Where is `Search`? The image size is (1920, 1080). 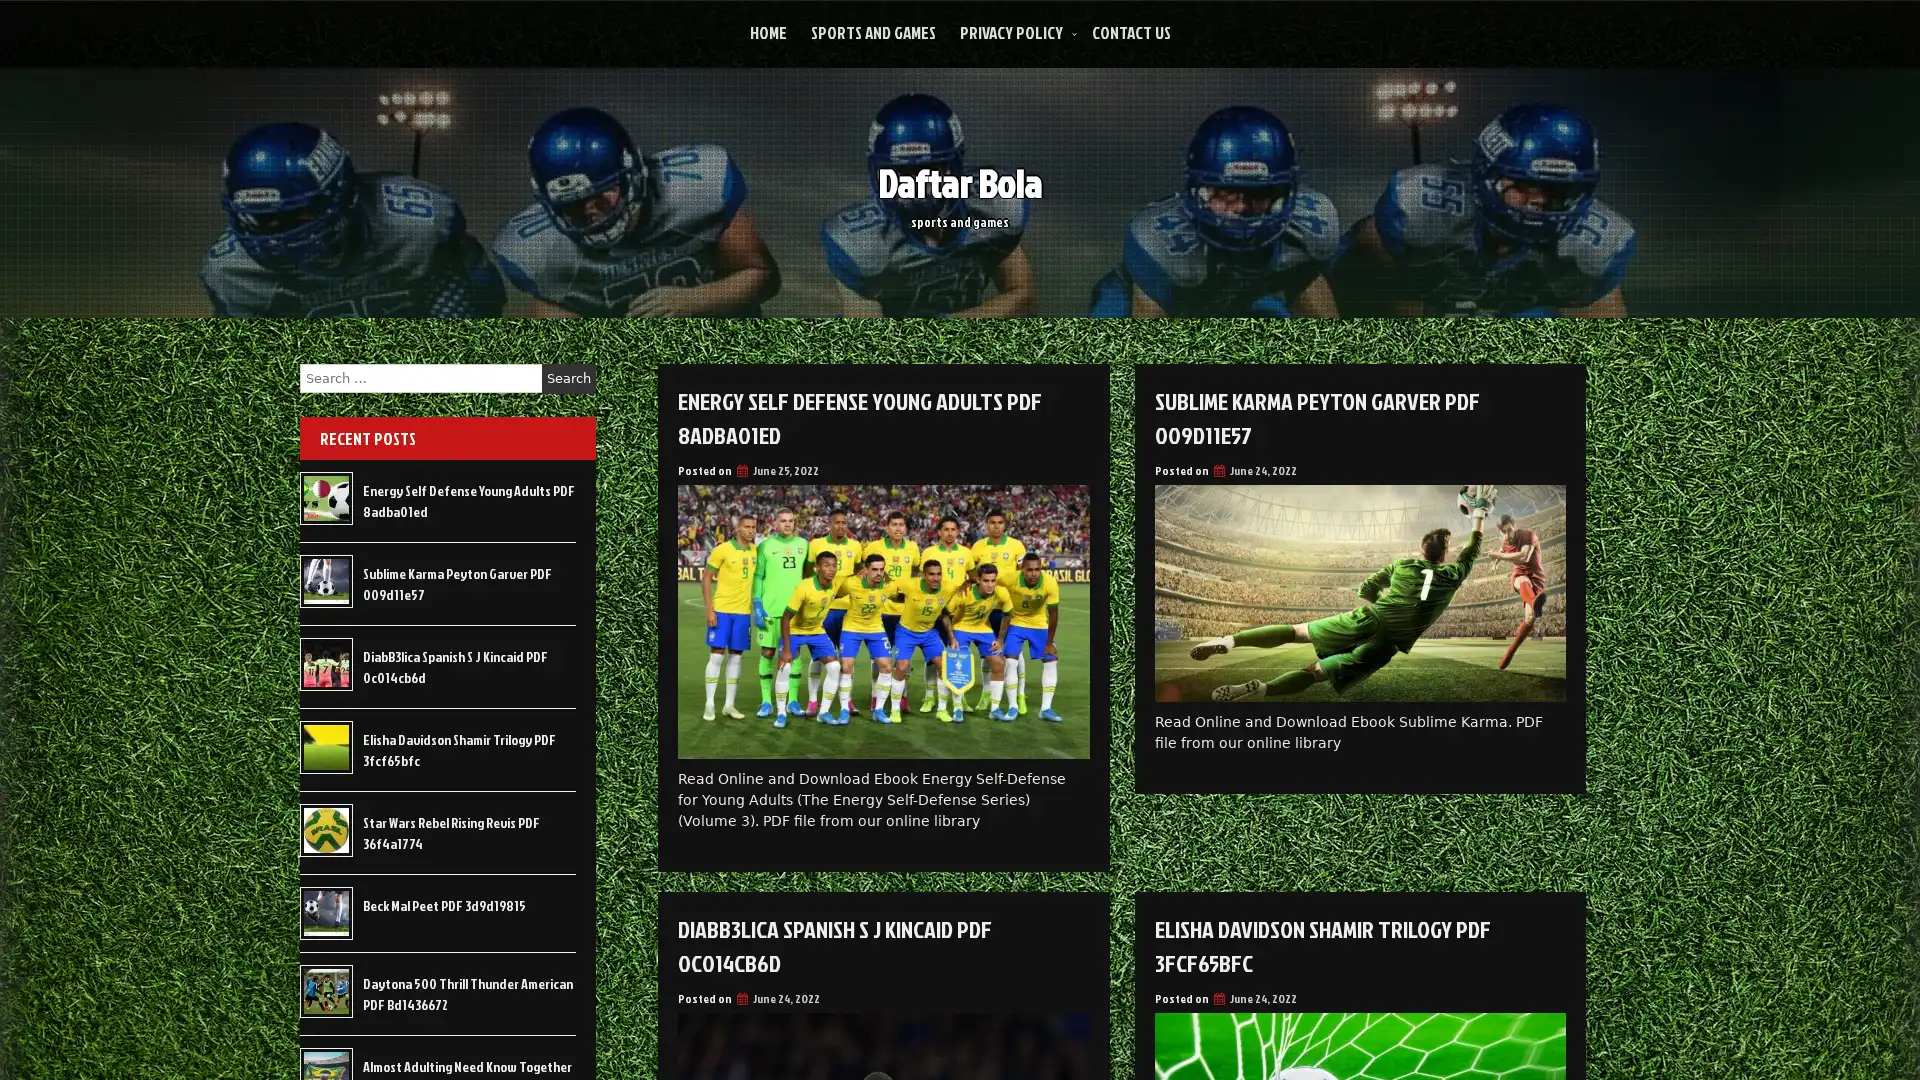
Search is located at coordinates (568, 378).